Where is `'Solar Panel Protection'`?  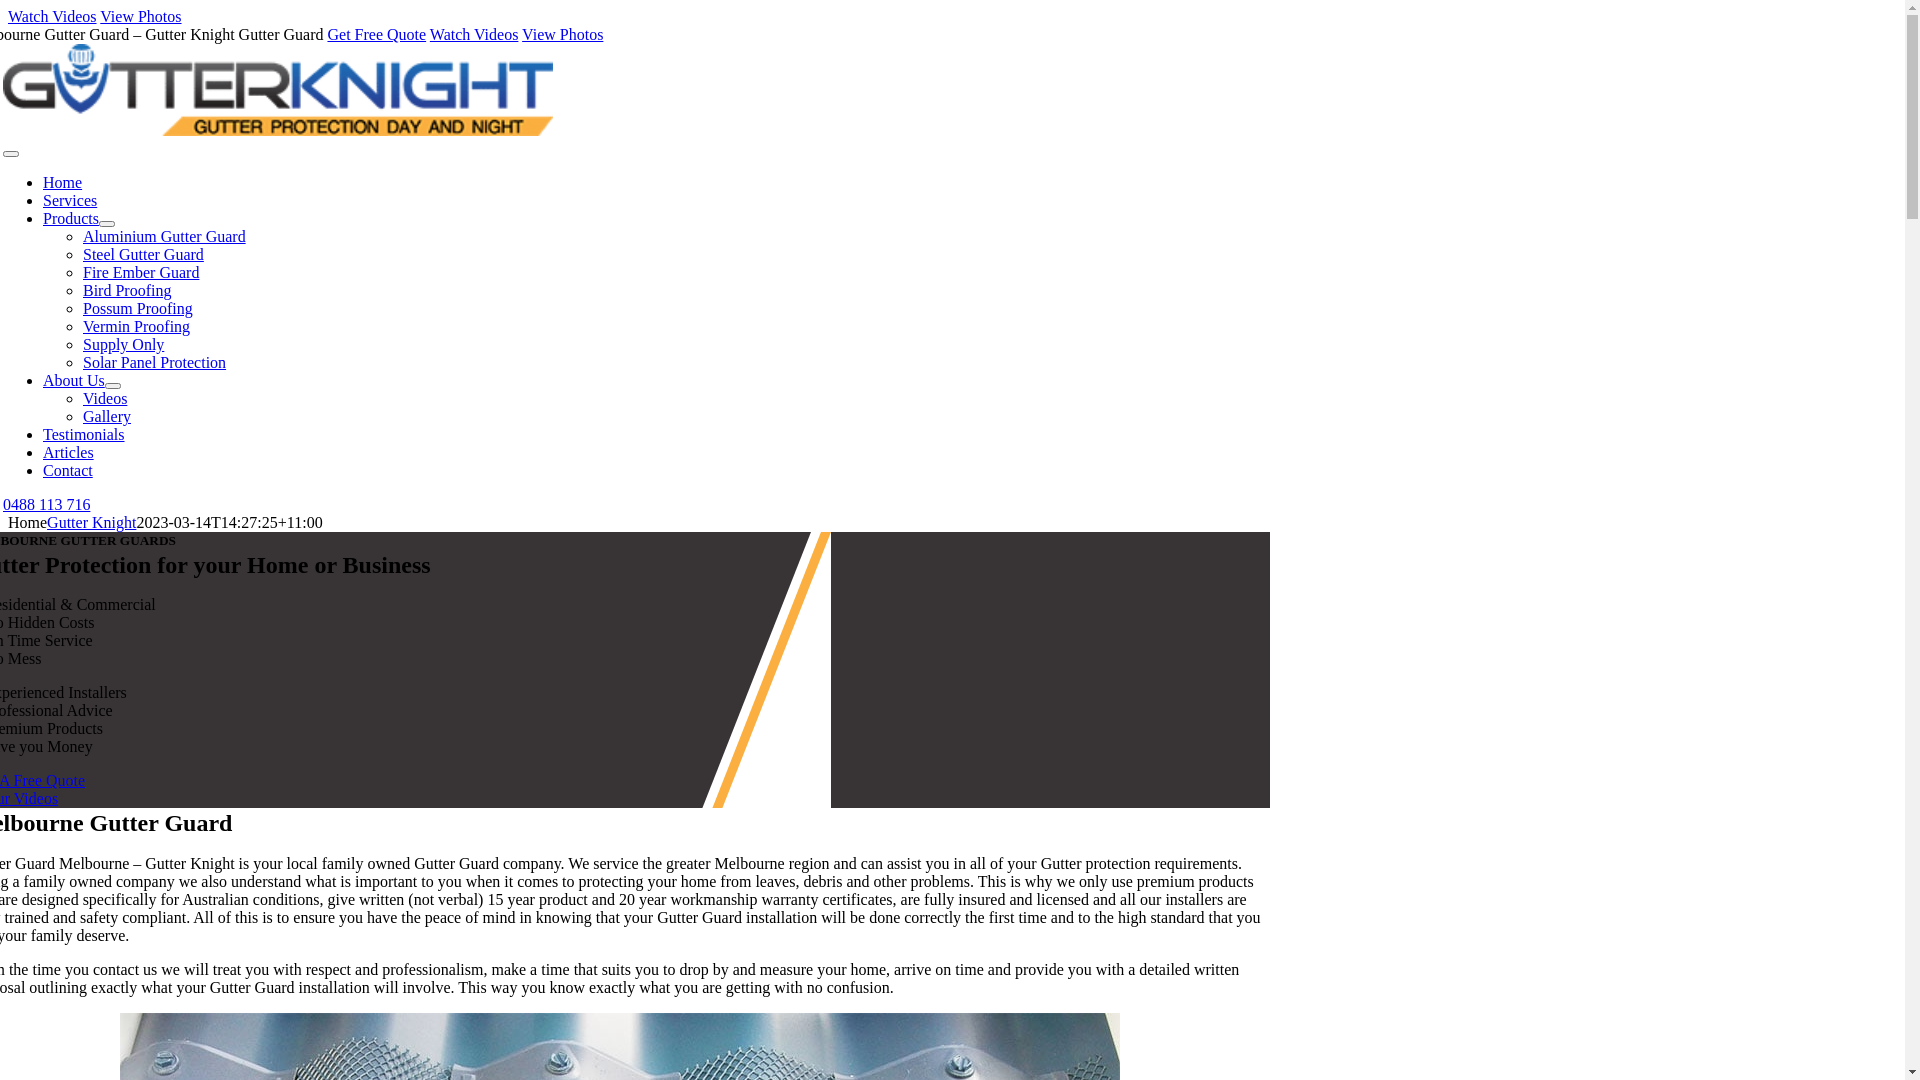 'Solar Panel Protection' is located at coordinates (81, 362).